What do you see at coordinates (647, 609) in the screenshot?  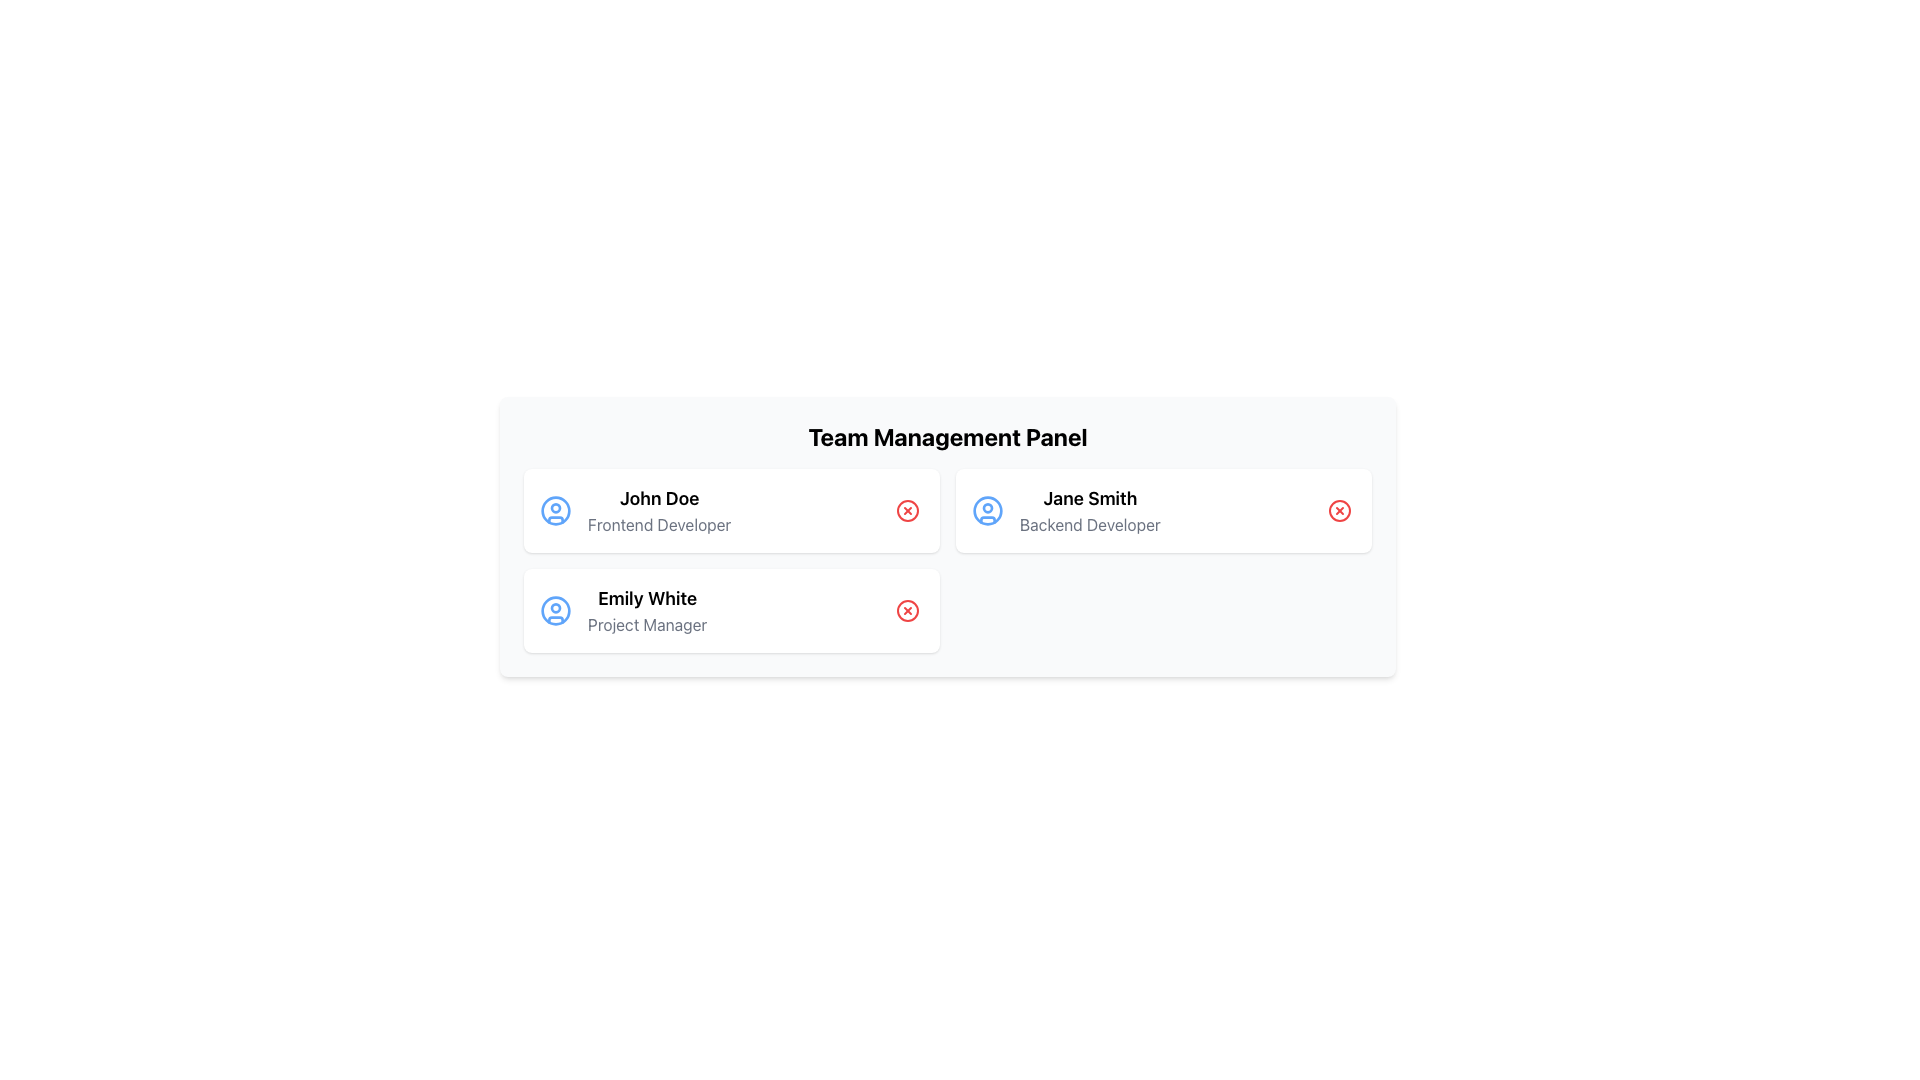 I see `the Profile Display element located in the lower left cell of the Team Management Panel, which shows the name and role of a team member` at bounding box center [647, 609].